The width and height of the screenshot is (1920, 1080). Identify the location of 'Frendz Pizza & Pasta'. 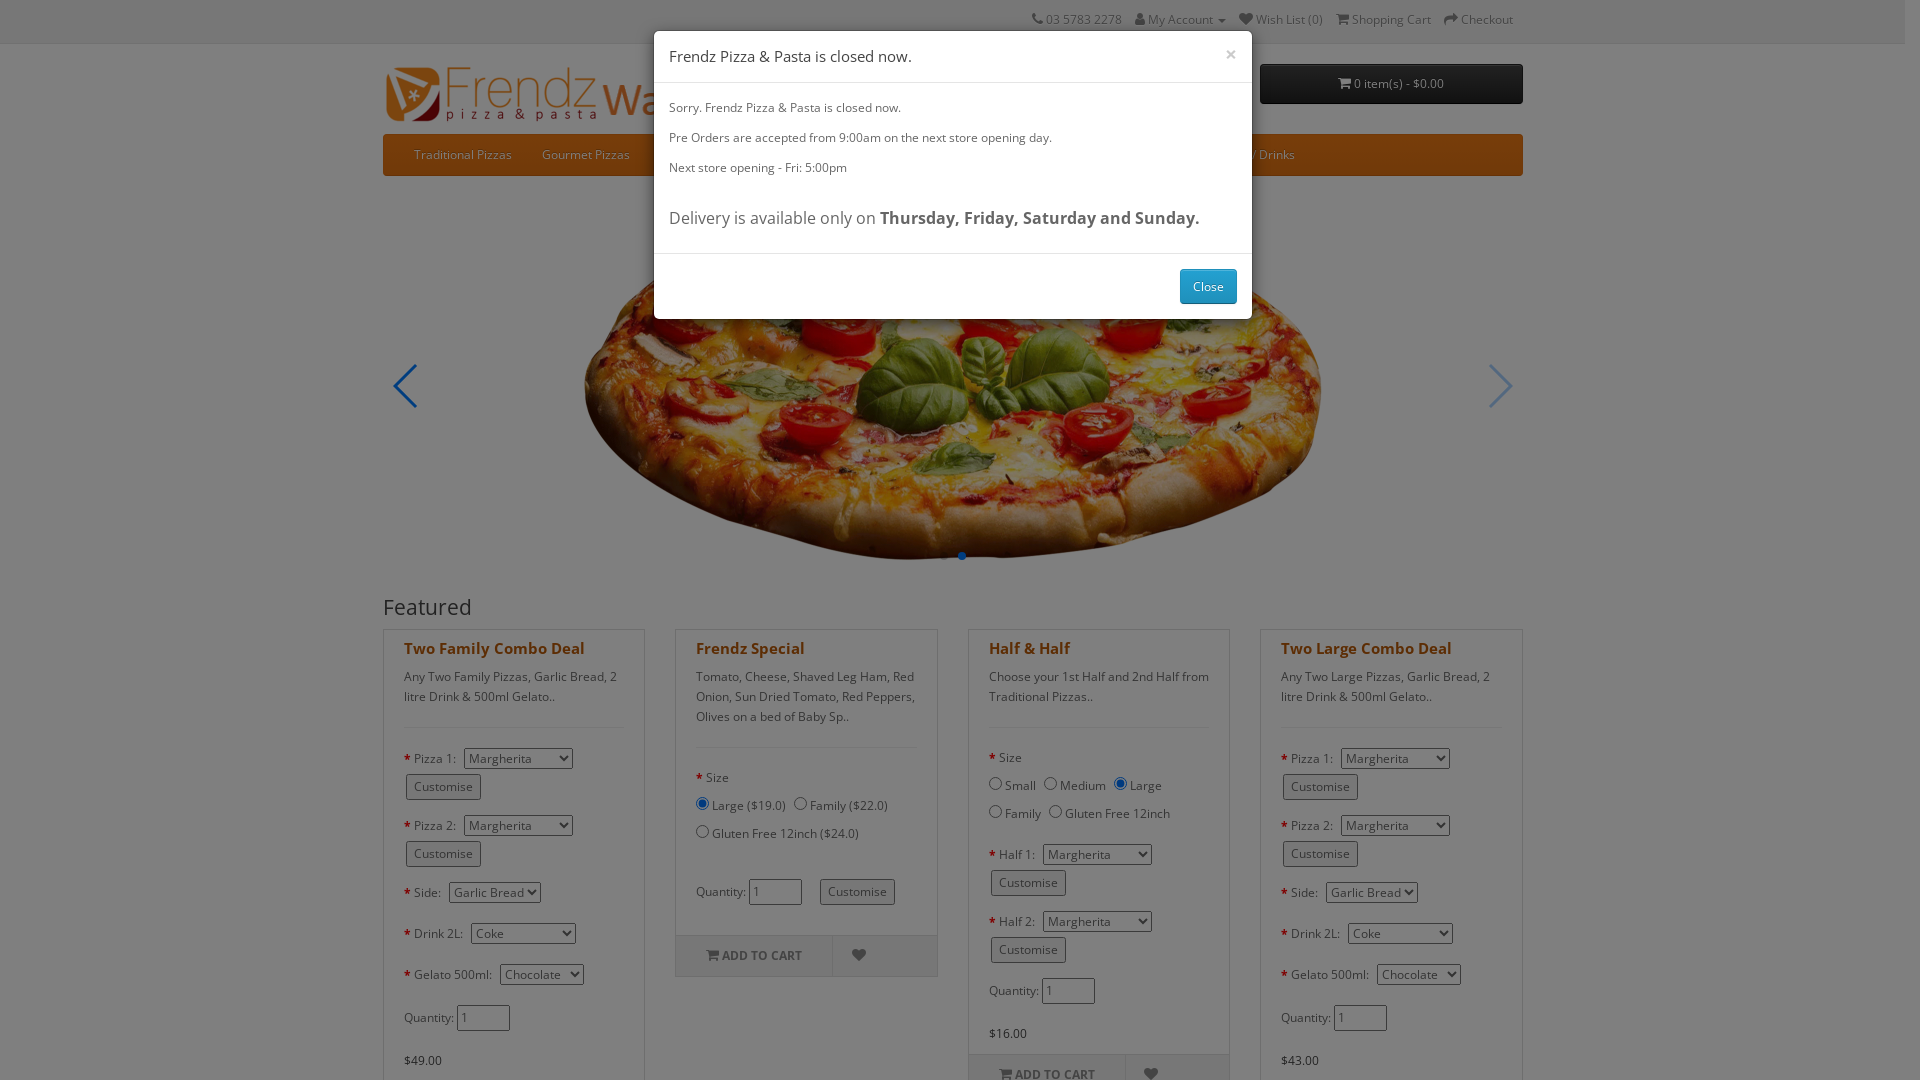
(555, 93).